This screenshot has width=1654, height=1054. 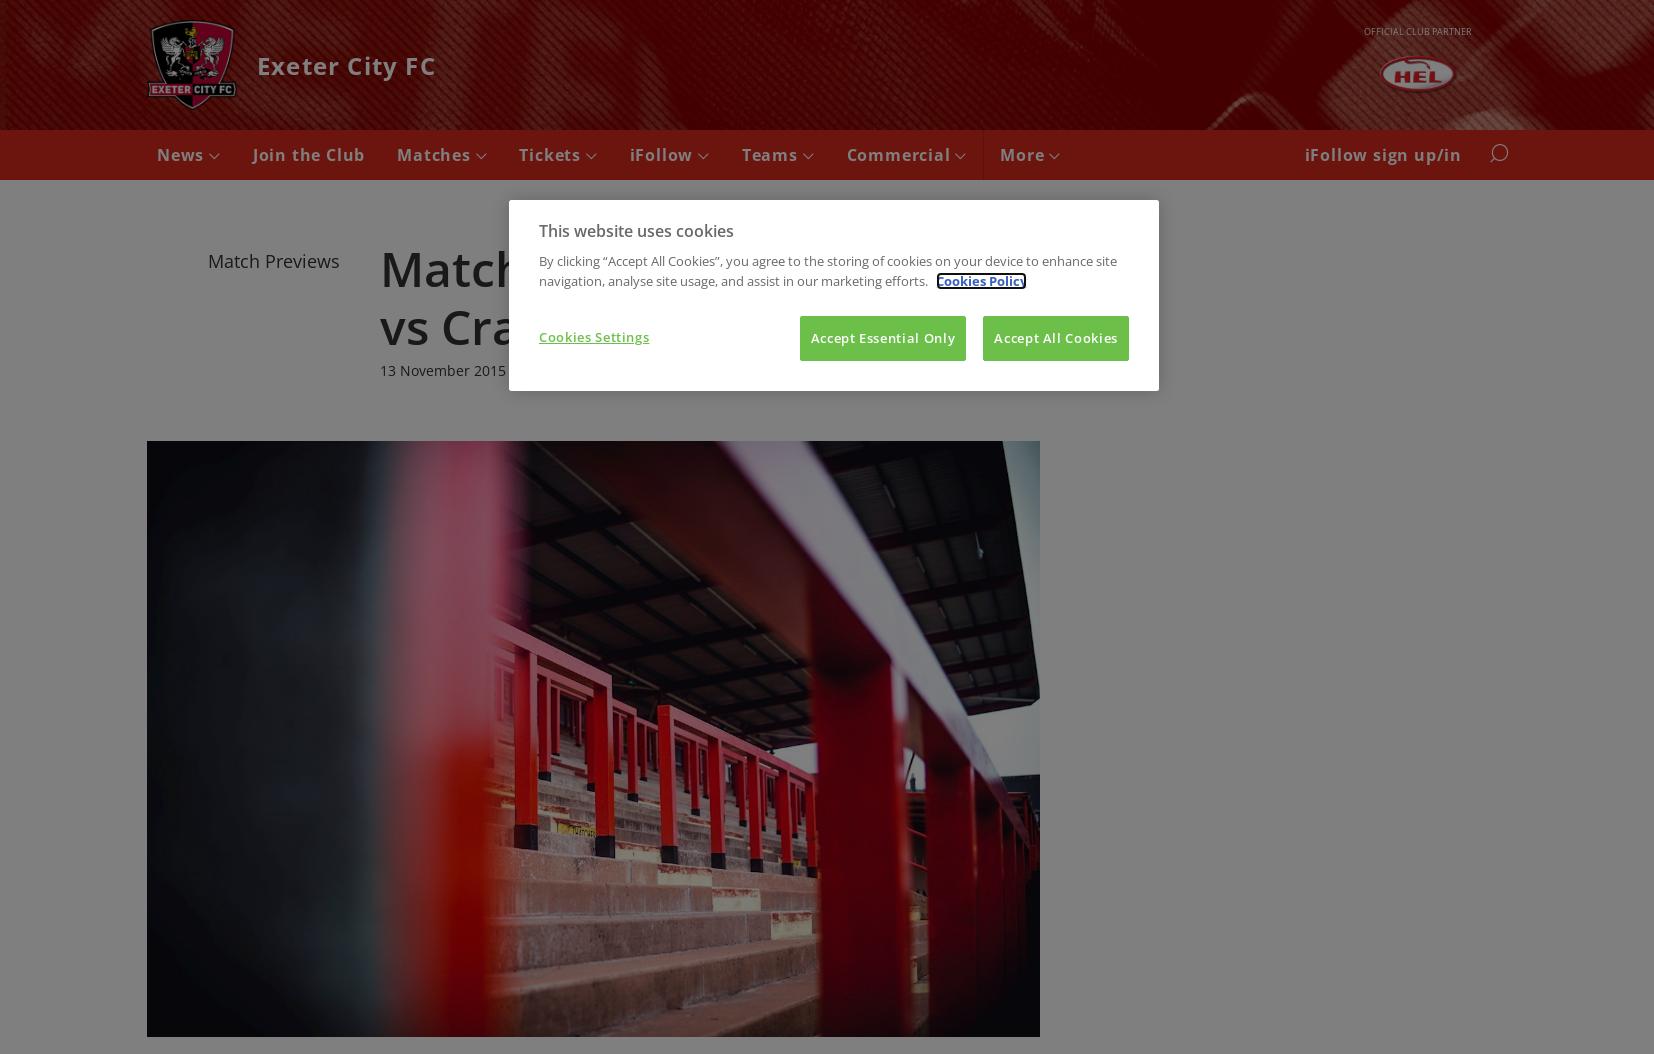 What do you see at coordinates (551, 155) in the screenshot?
I see `'Tickets'` at bounding box center [551, 155].